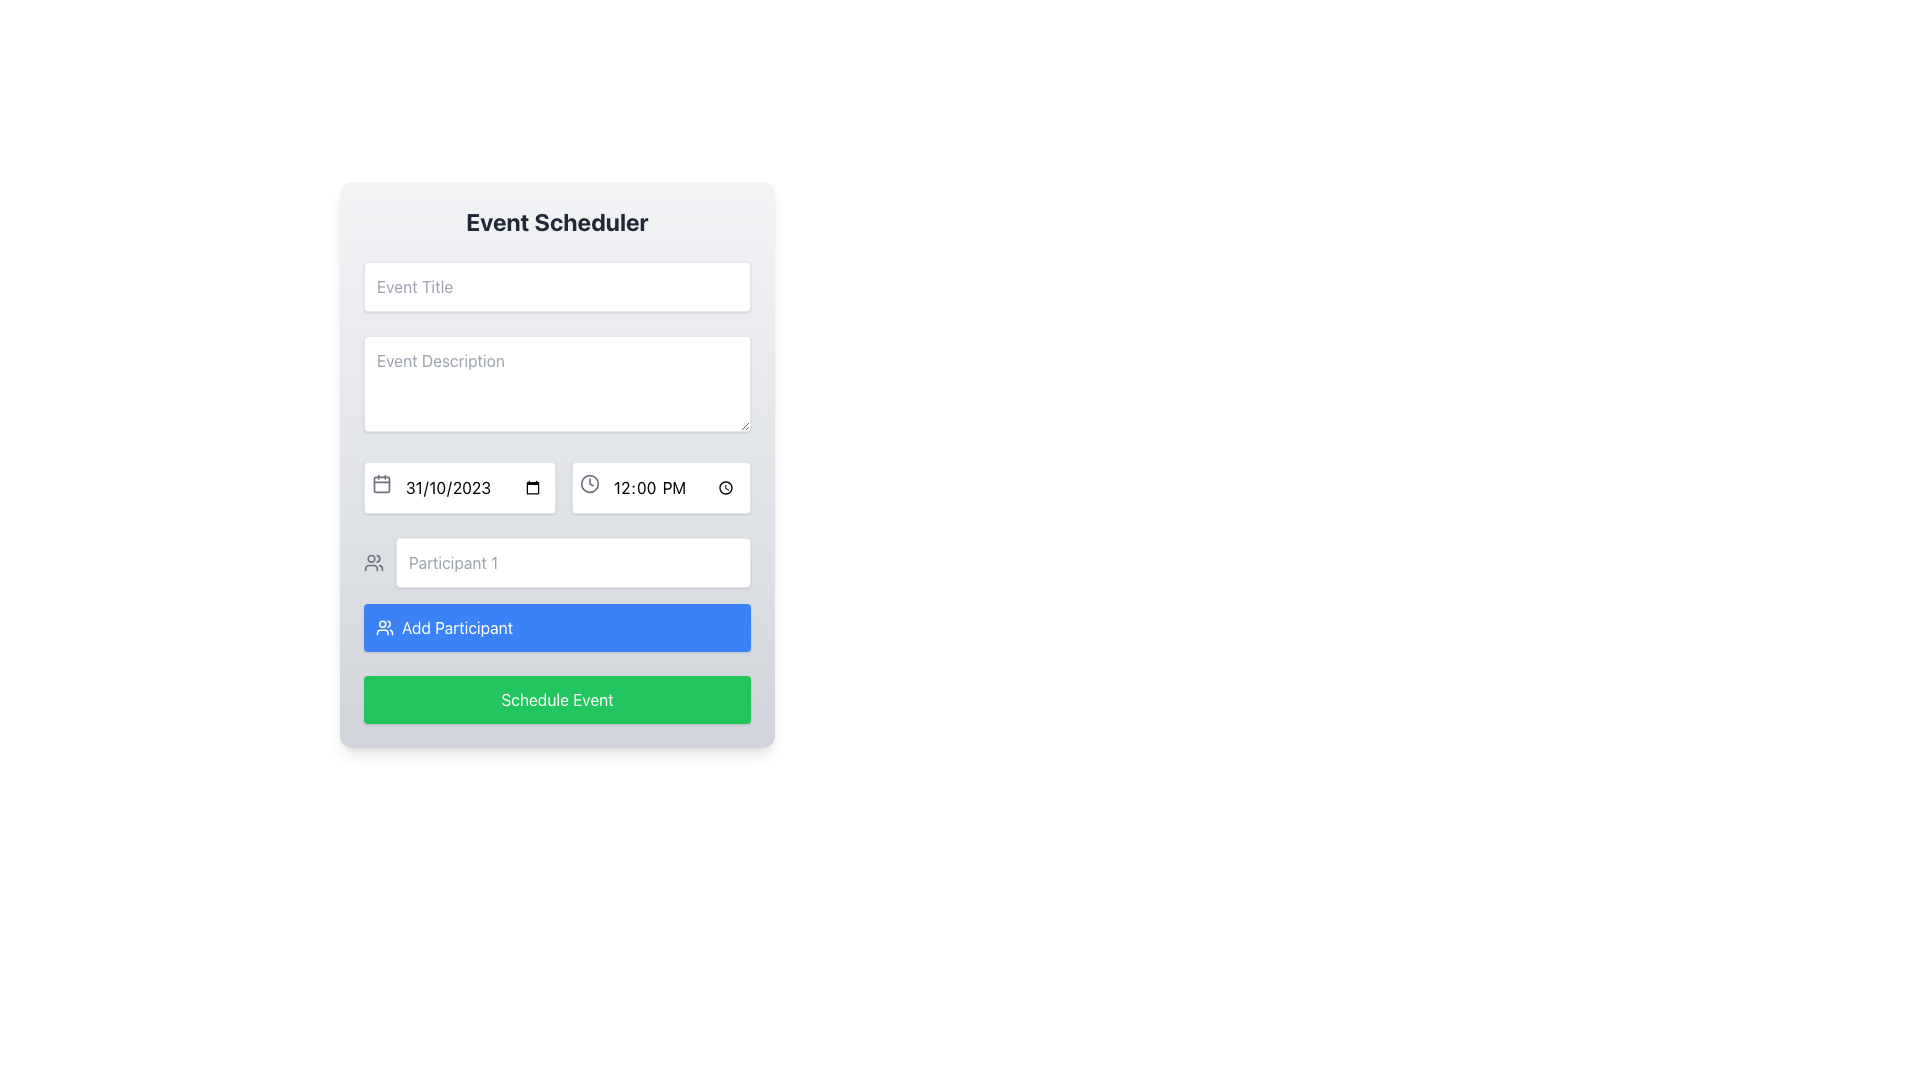 The width and height of the screenshot is (1920, 1080). I want to click on the interactive calendar icon located to the left of the 'Date Picker' input field, so click(382, 483).